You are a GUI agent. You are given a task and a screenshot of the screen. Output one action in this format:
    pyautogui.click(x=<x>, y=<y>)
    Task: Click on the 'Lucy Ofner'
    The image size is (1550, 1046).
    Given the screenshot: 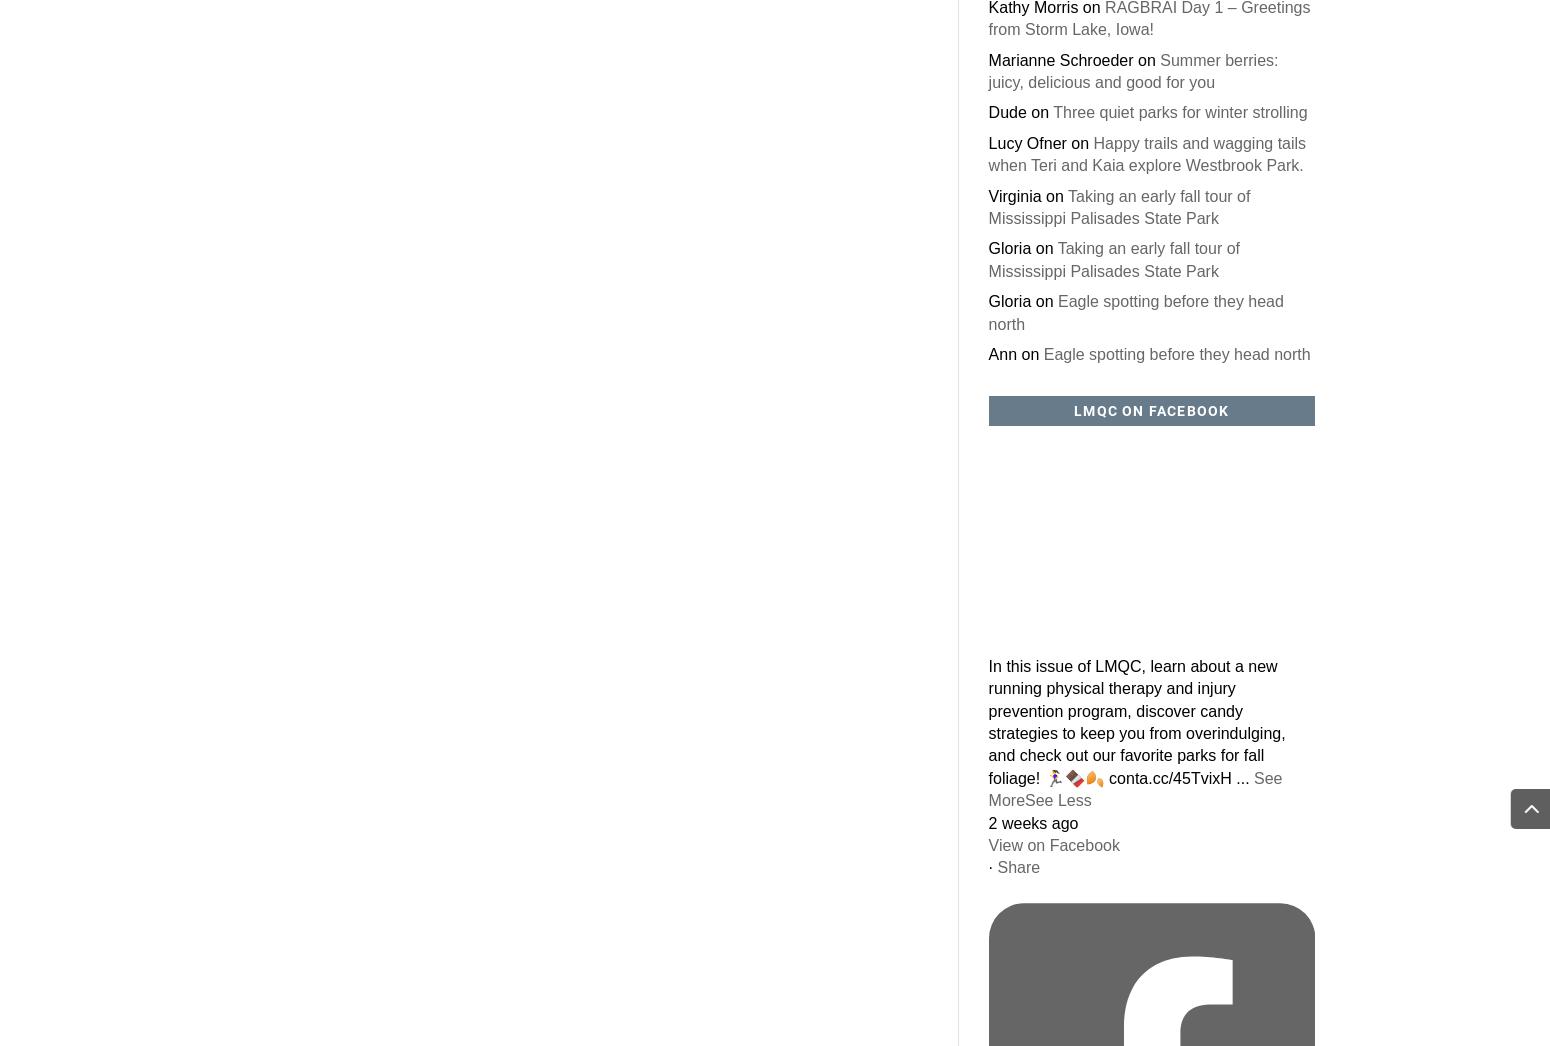 What is the action you would take?
    pyautogui.click(x=1027, y=141)
    